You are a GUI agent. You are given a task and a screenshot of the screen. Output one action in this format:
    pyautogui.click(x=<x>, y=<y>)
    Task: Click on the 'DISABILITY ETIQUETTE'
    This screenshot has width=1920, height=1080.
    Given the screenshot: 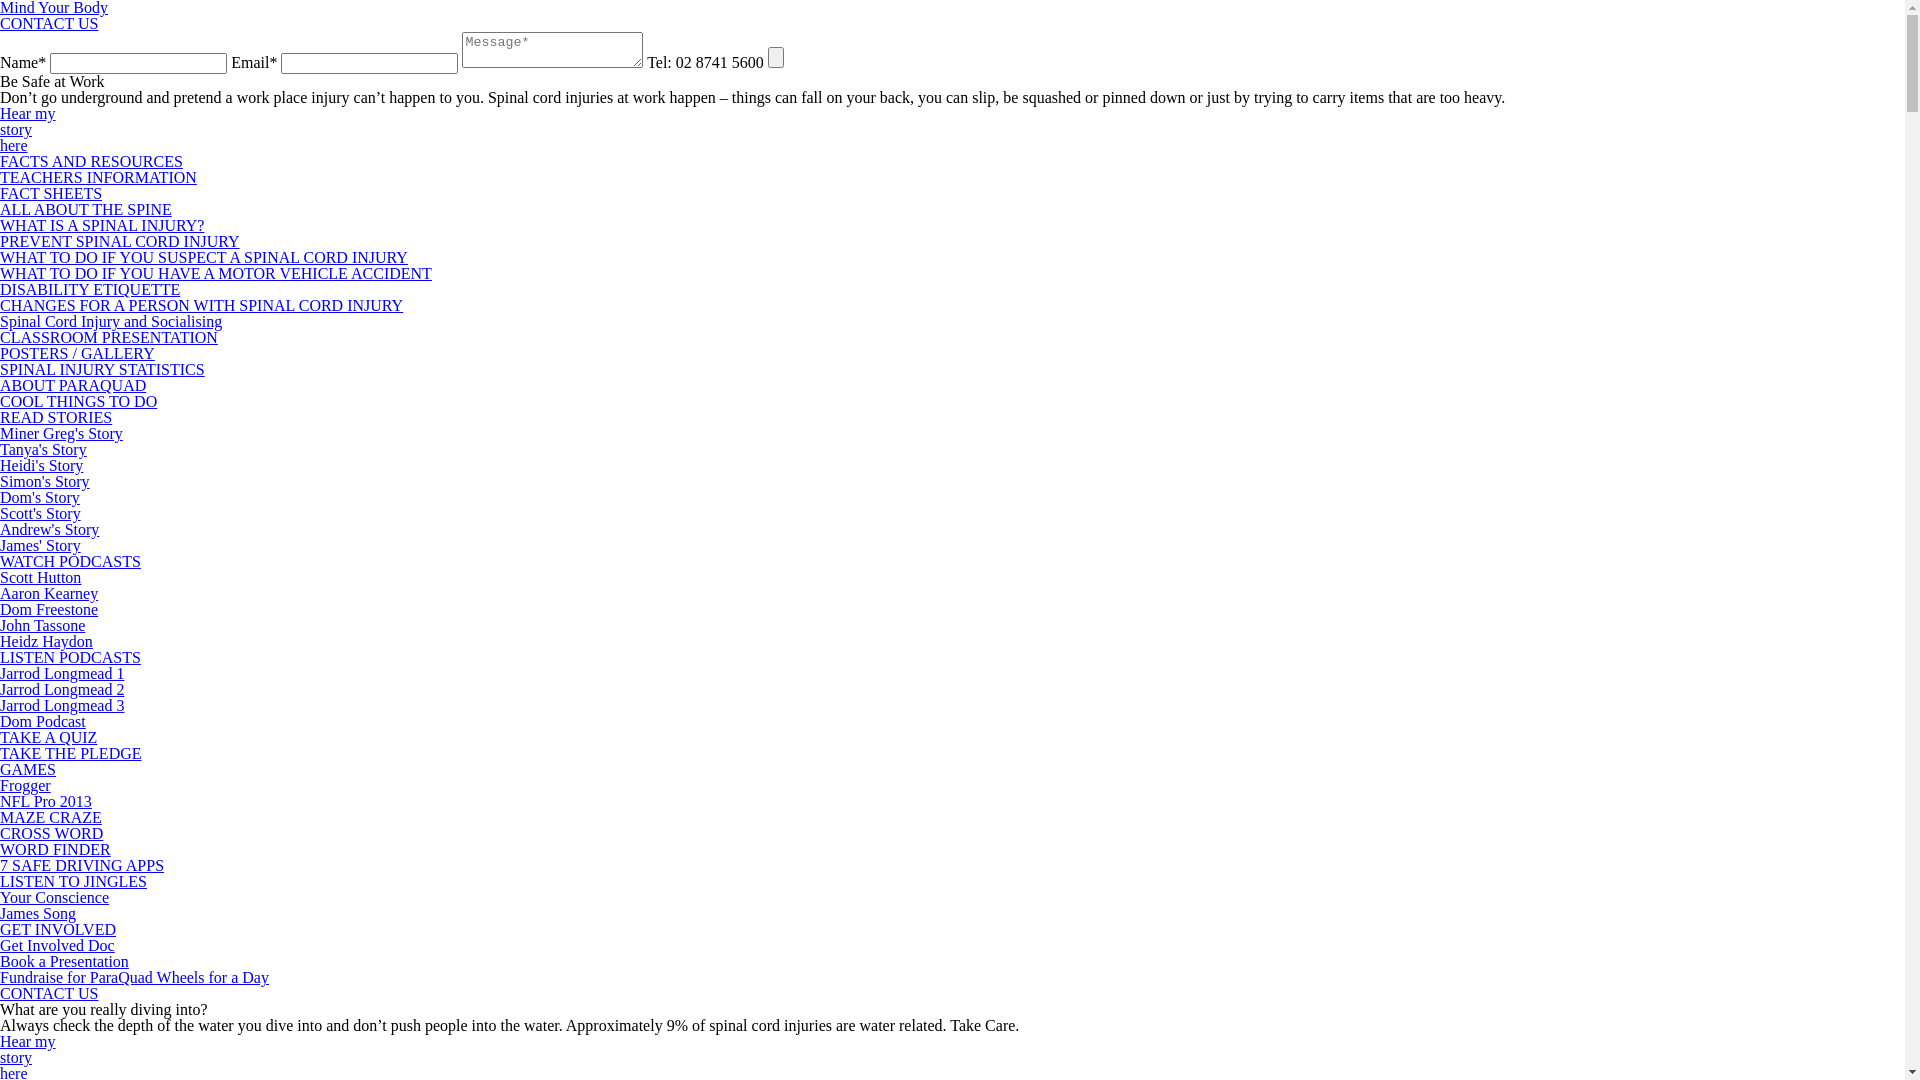 What is the action you would take?
    pyautogui.click(x=89, y=289)
    